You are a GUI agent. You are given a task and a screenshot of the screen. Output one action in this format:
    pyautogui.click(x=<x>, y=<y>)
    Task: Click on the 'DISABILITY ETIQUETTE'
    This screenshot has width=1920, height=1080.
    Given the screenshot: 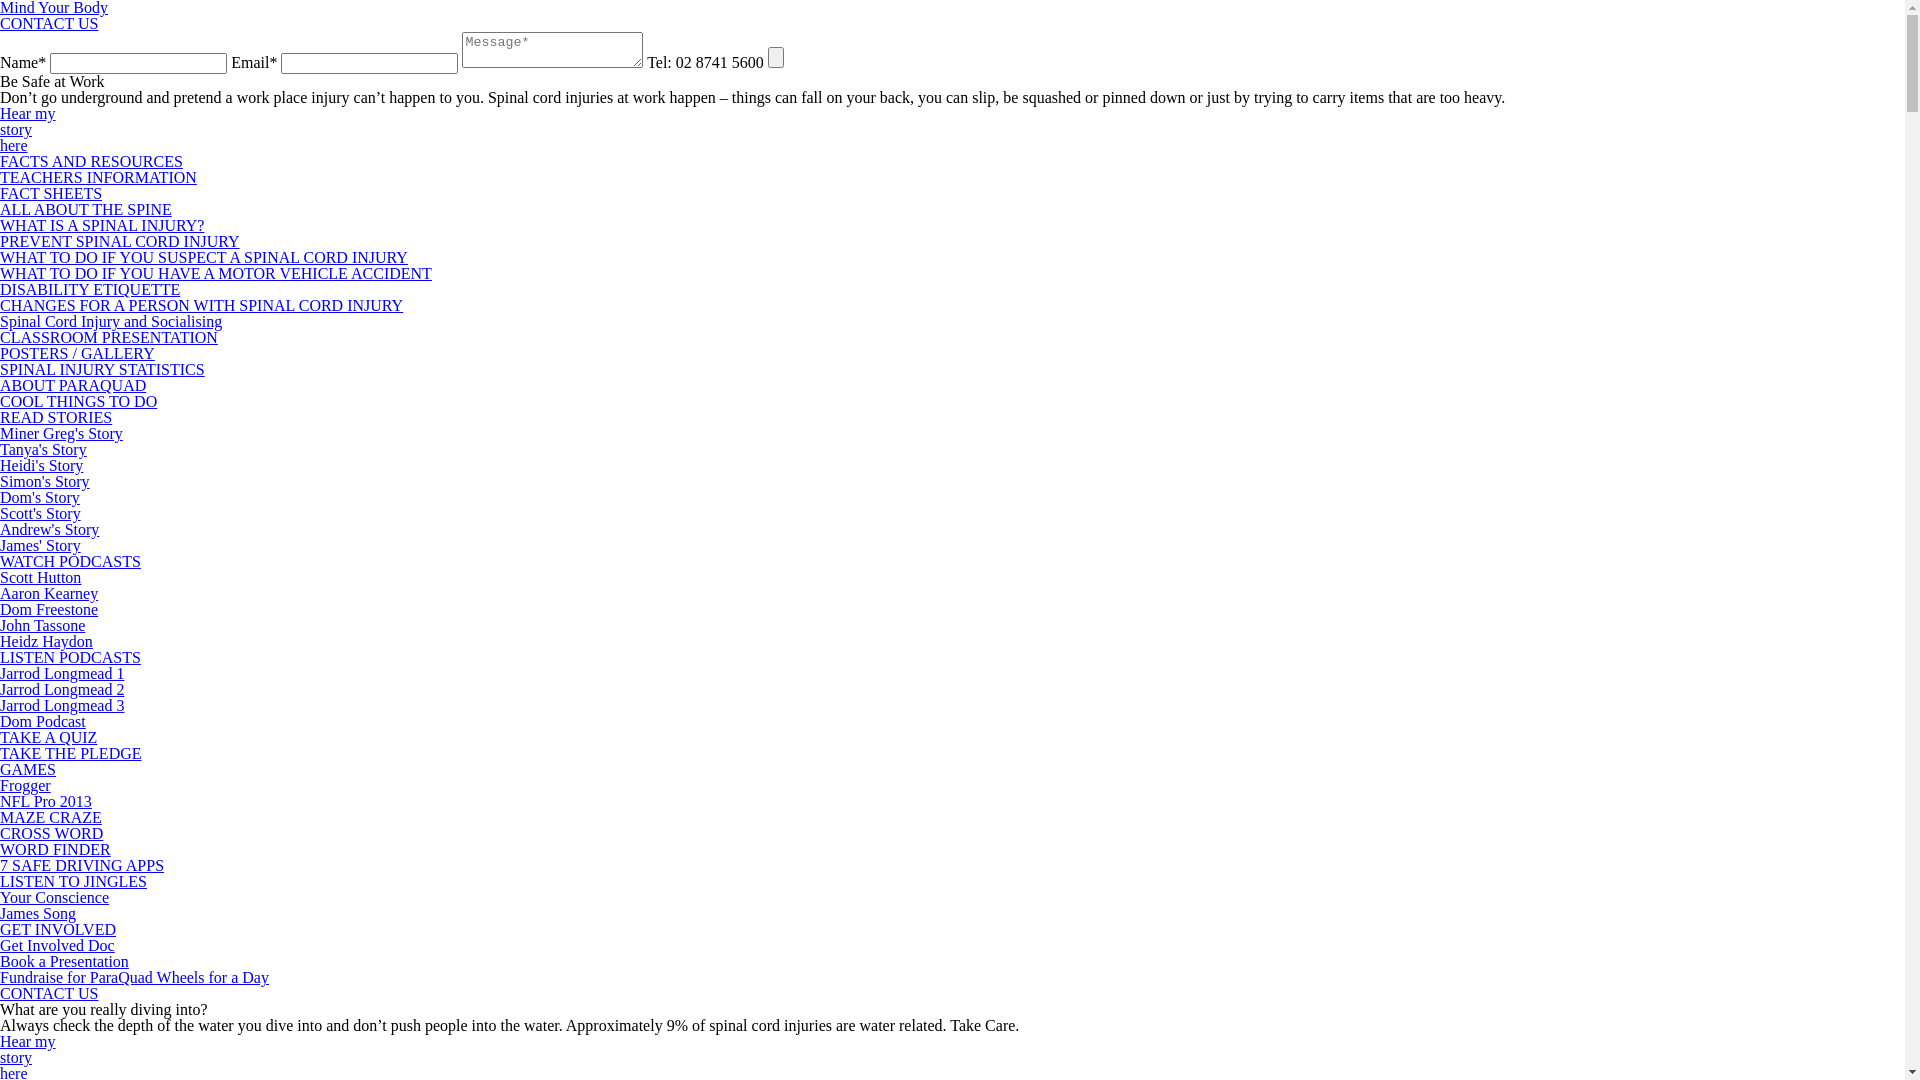 What is the action you would take?
    pyautogui.click(x=89, y=289)
    